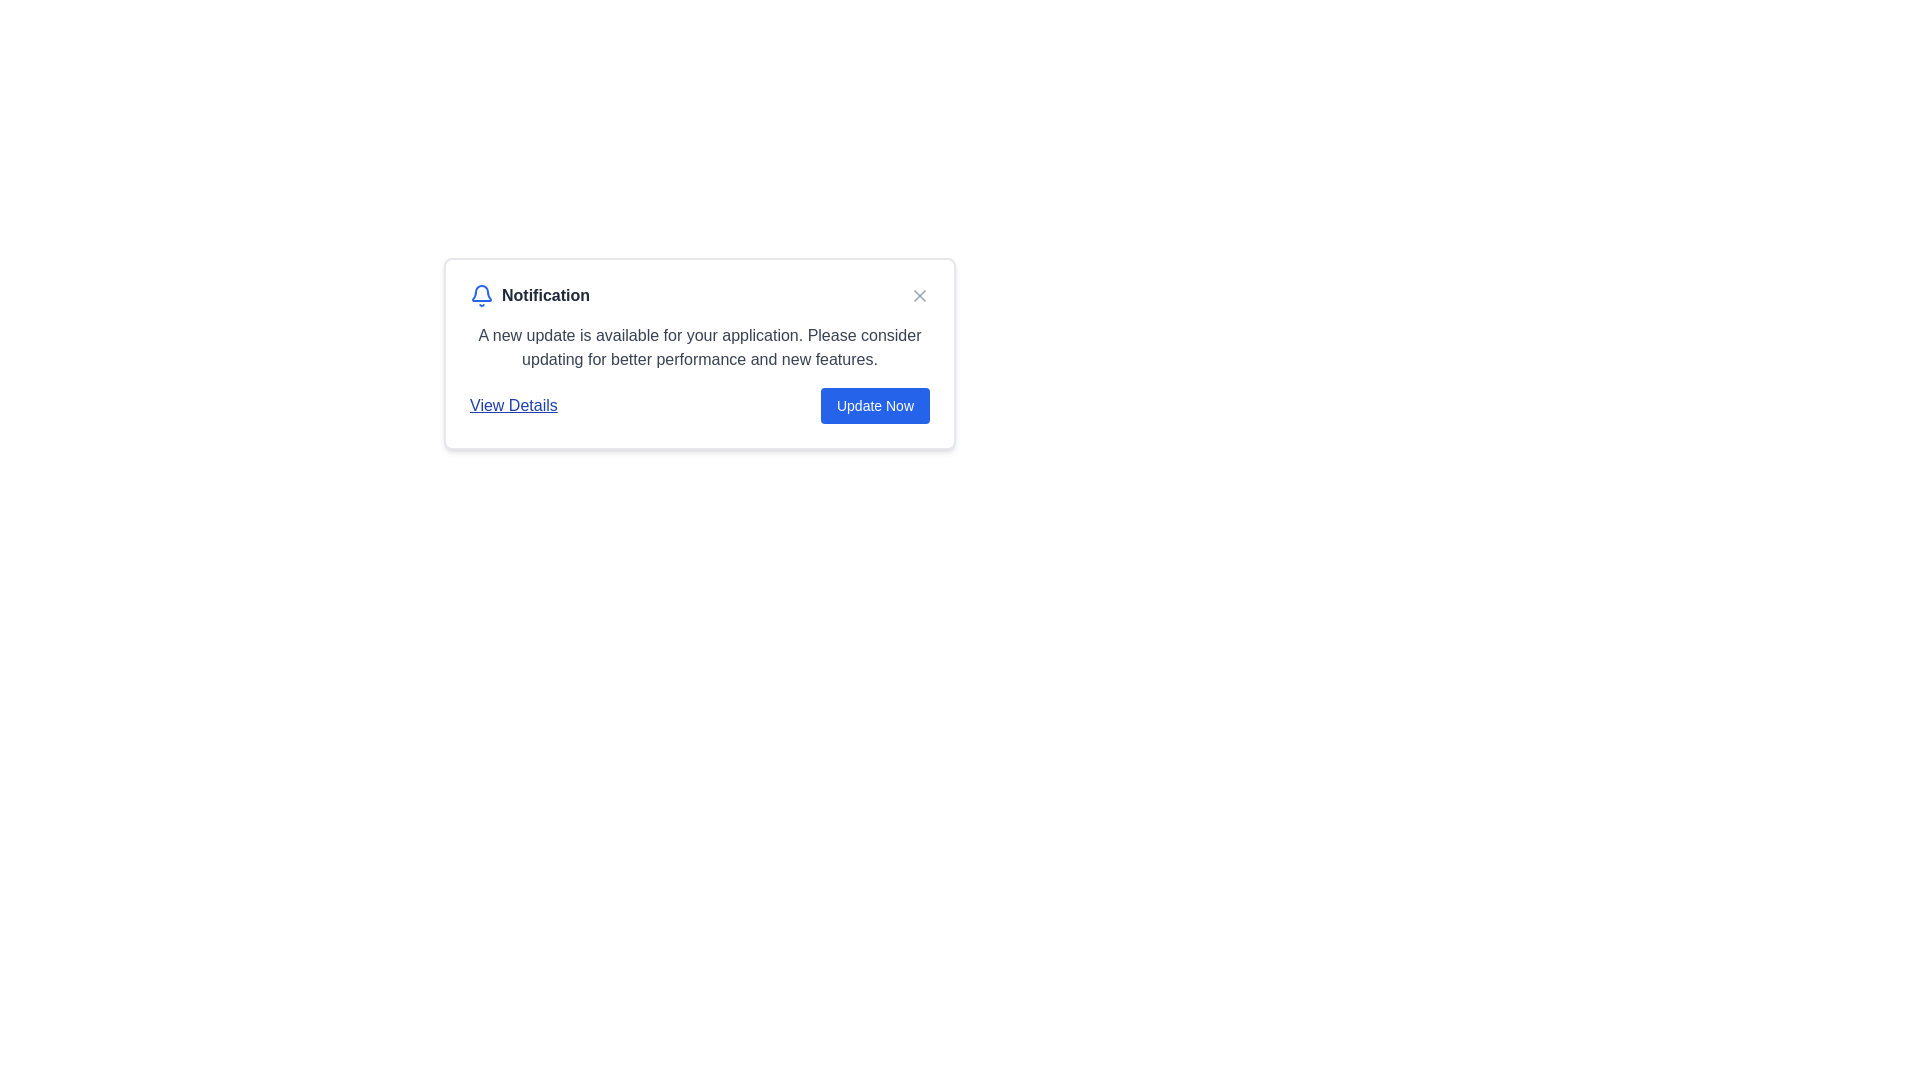 The height and width of the screenshot is (1080, 1920). What do you see at coordinates (700, 346) in the screenshot?
I see `the text content that reads 'A new update is available for your application. Please consider updating for better performance and new features.' in the notification modal` at bounding box center [700, 346].